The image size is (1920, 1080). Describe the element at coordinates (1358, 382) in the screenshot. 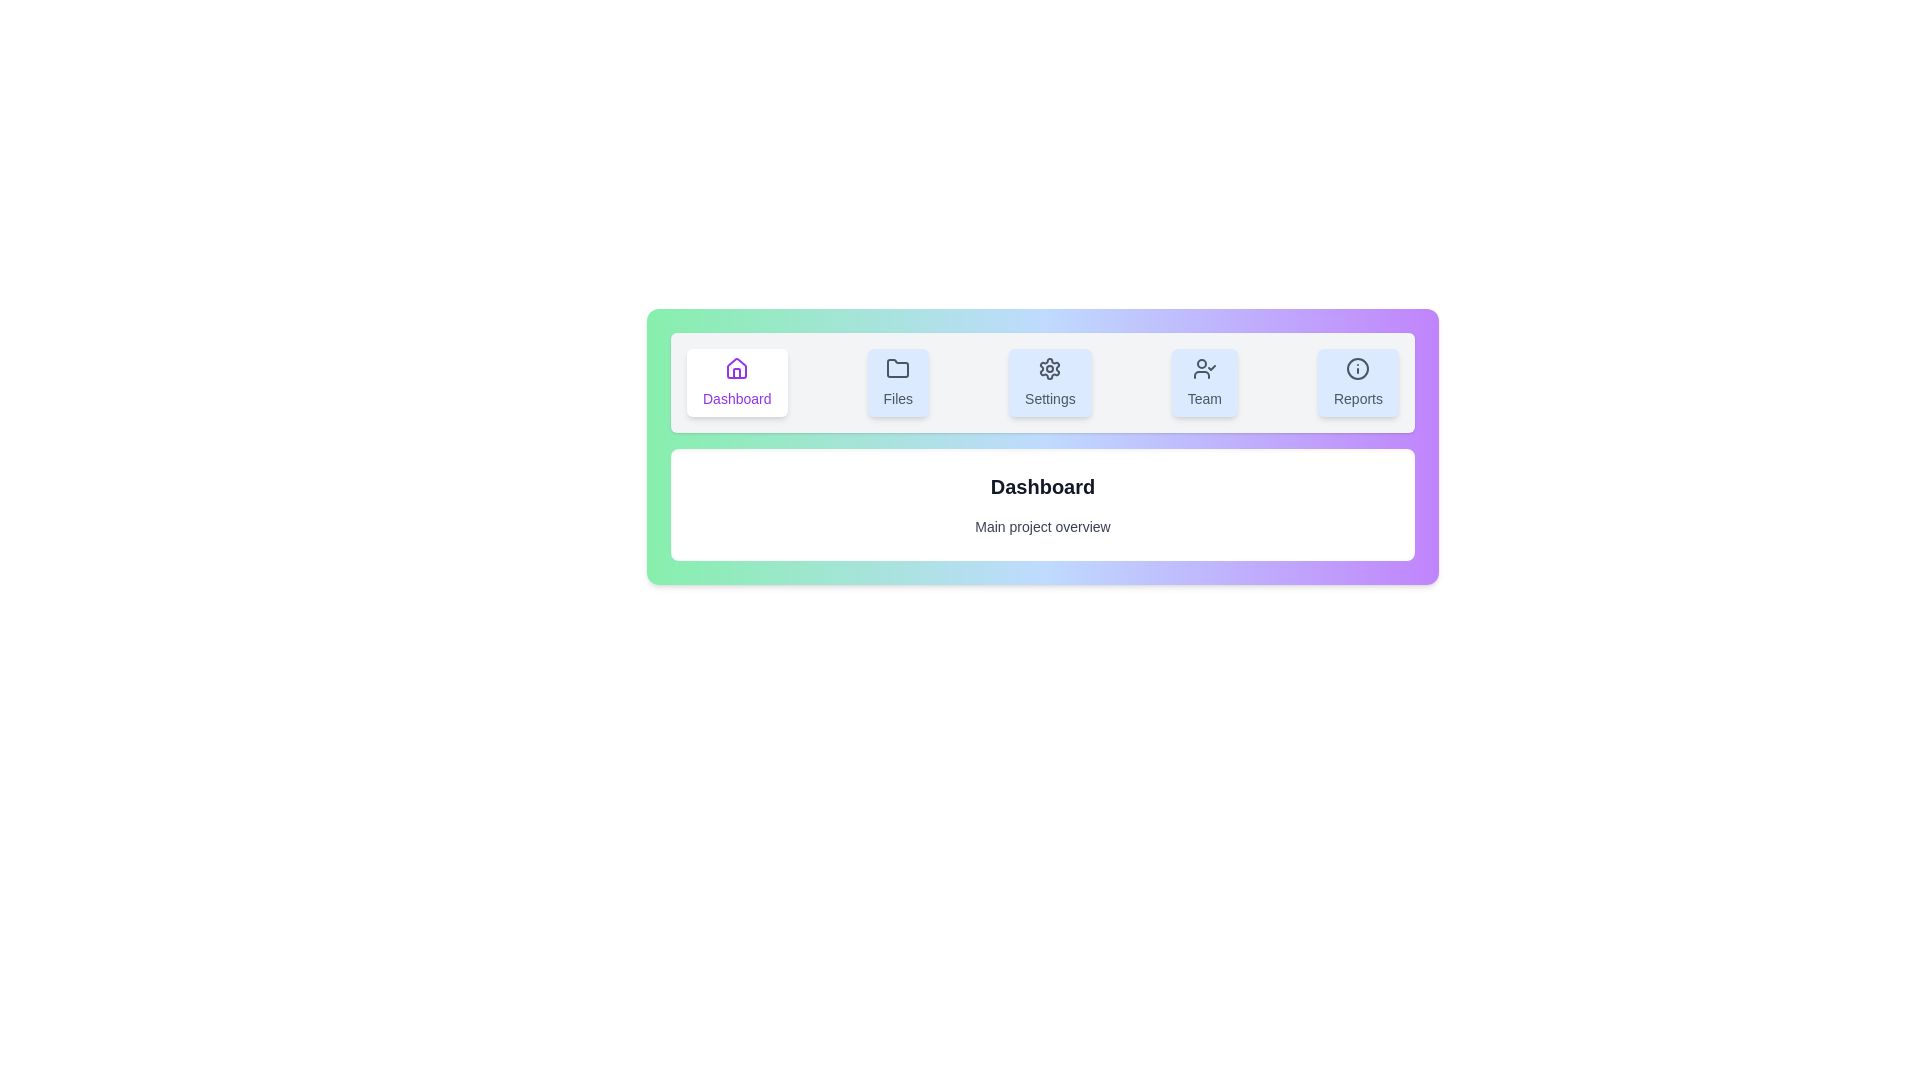

I see `the tab labeled Reports by clicking on it` at that location.